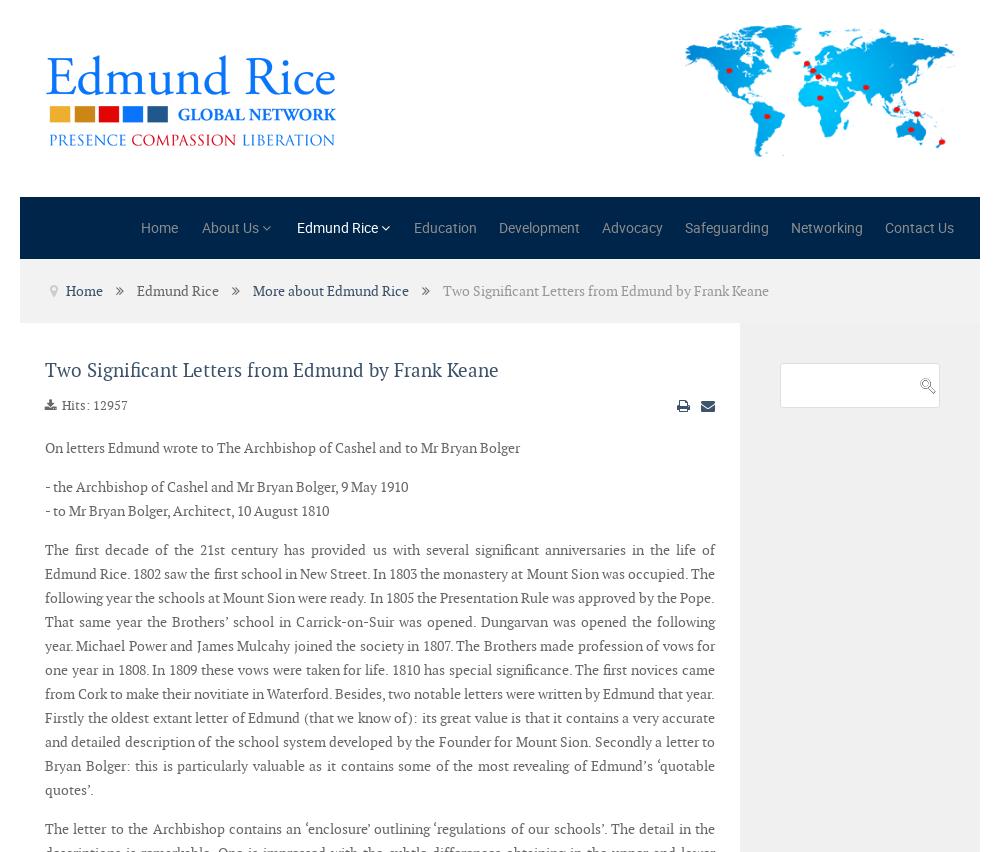 This screenshot has width=1000, height=852. Describe the element at coordinates (539, 226) in the screenshot. I see `'Development'` at that location.